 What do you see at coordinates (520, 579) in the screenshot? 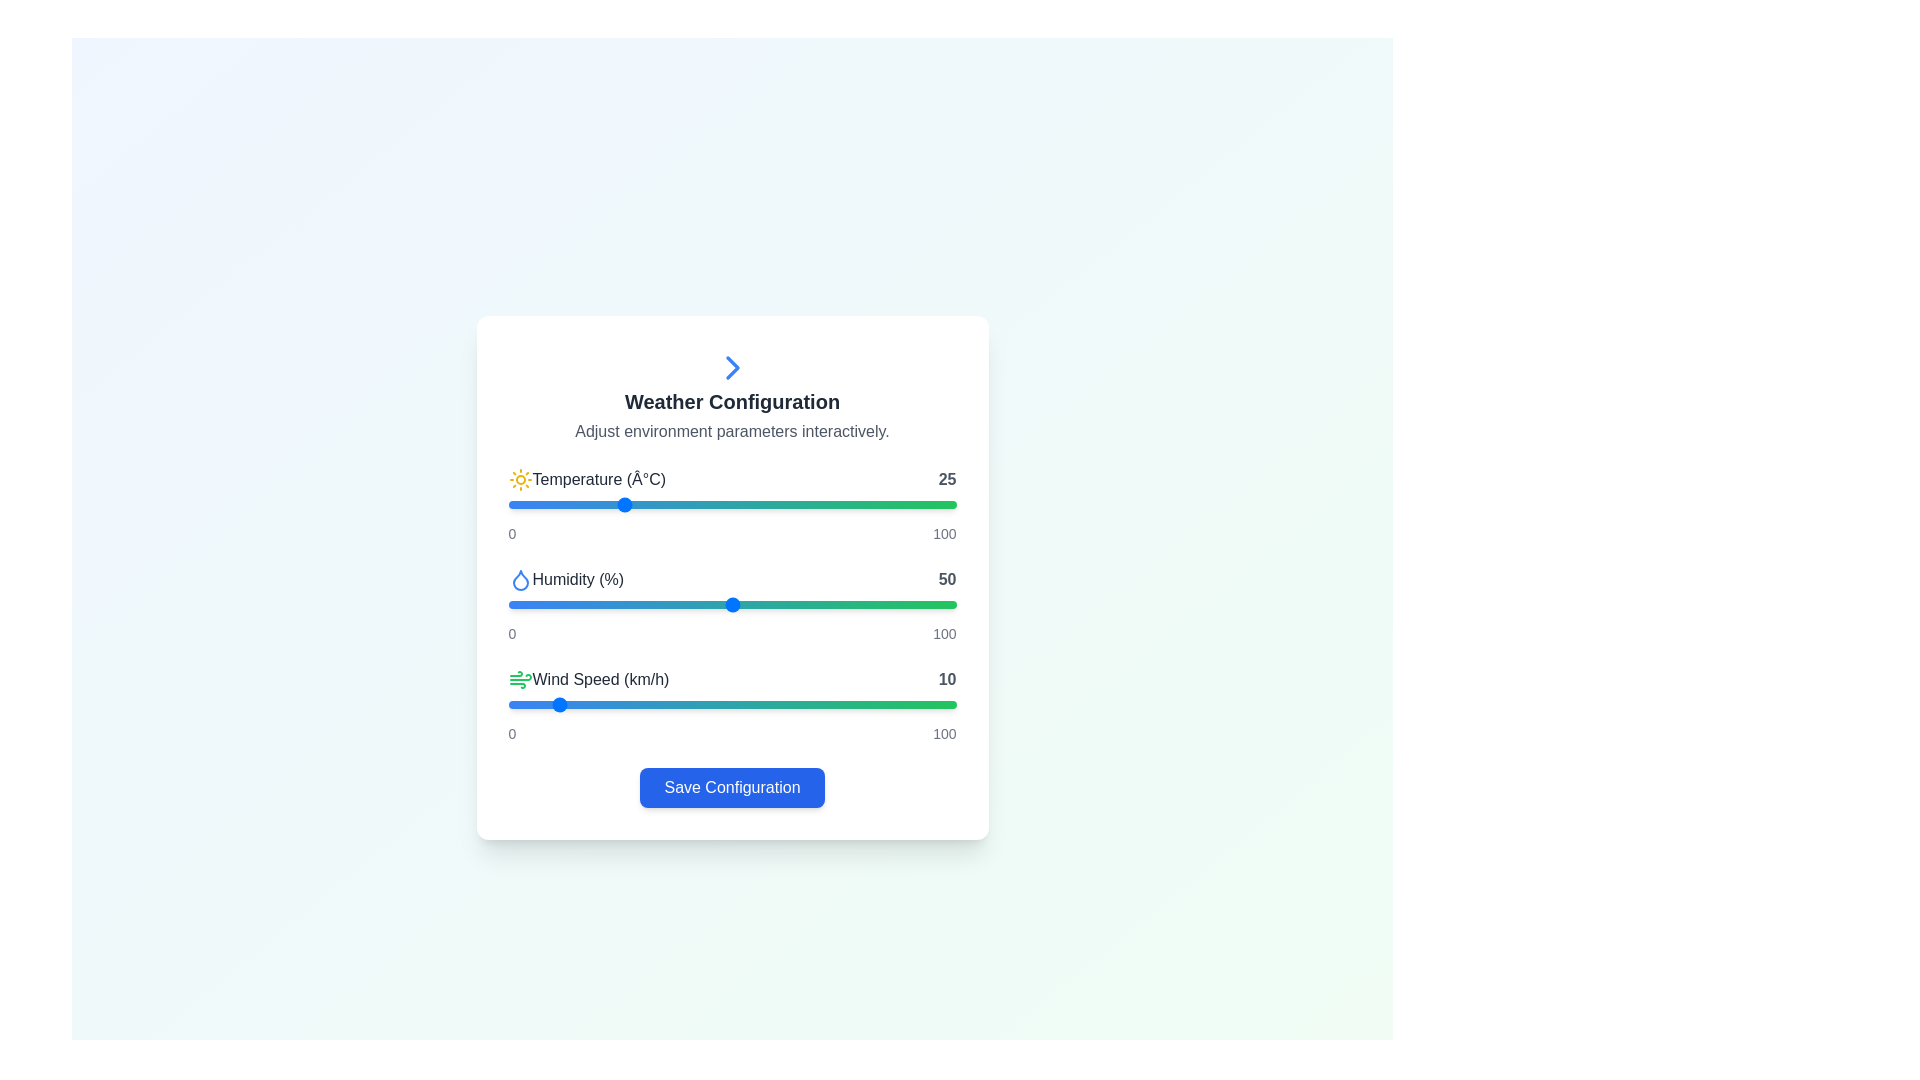
I see `the blue-colored droplet icon, which is styled with clean, rounded lines and is located to the left of the 'Humidity (%)' text label` at bounding box center [520, 579].